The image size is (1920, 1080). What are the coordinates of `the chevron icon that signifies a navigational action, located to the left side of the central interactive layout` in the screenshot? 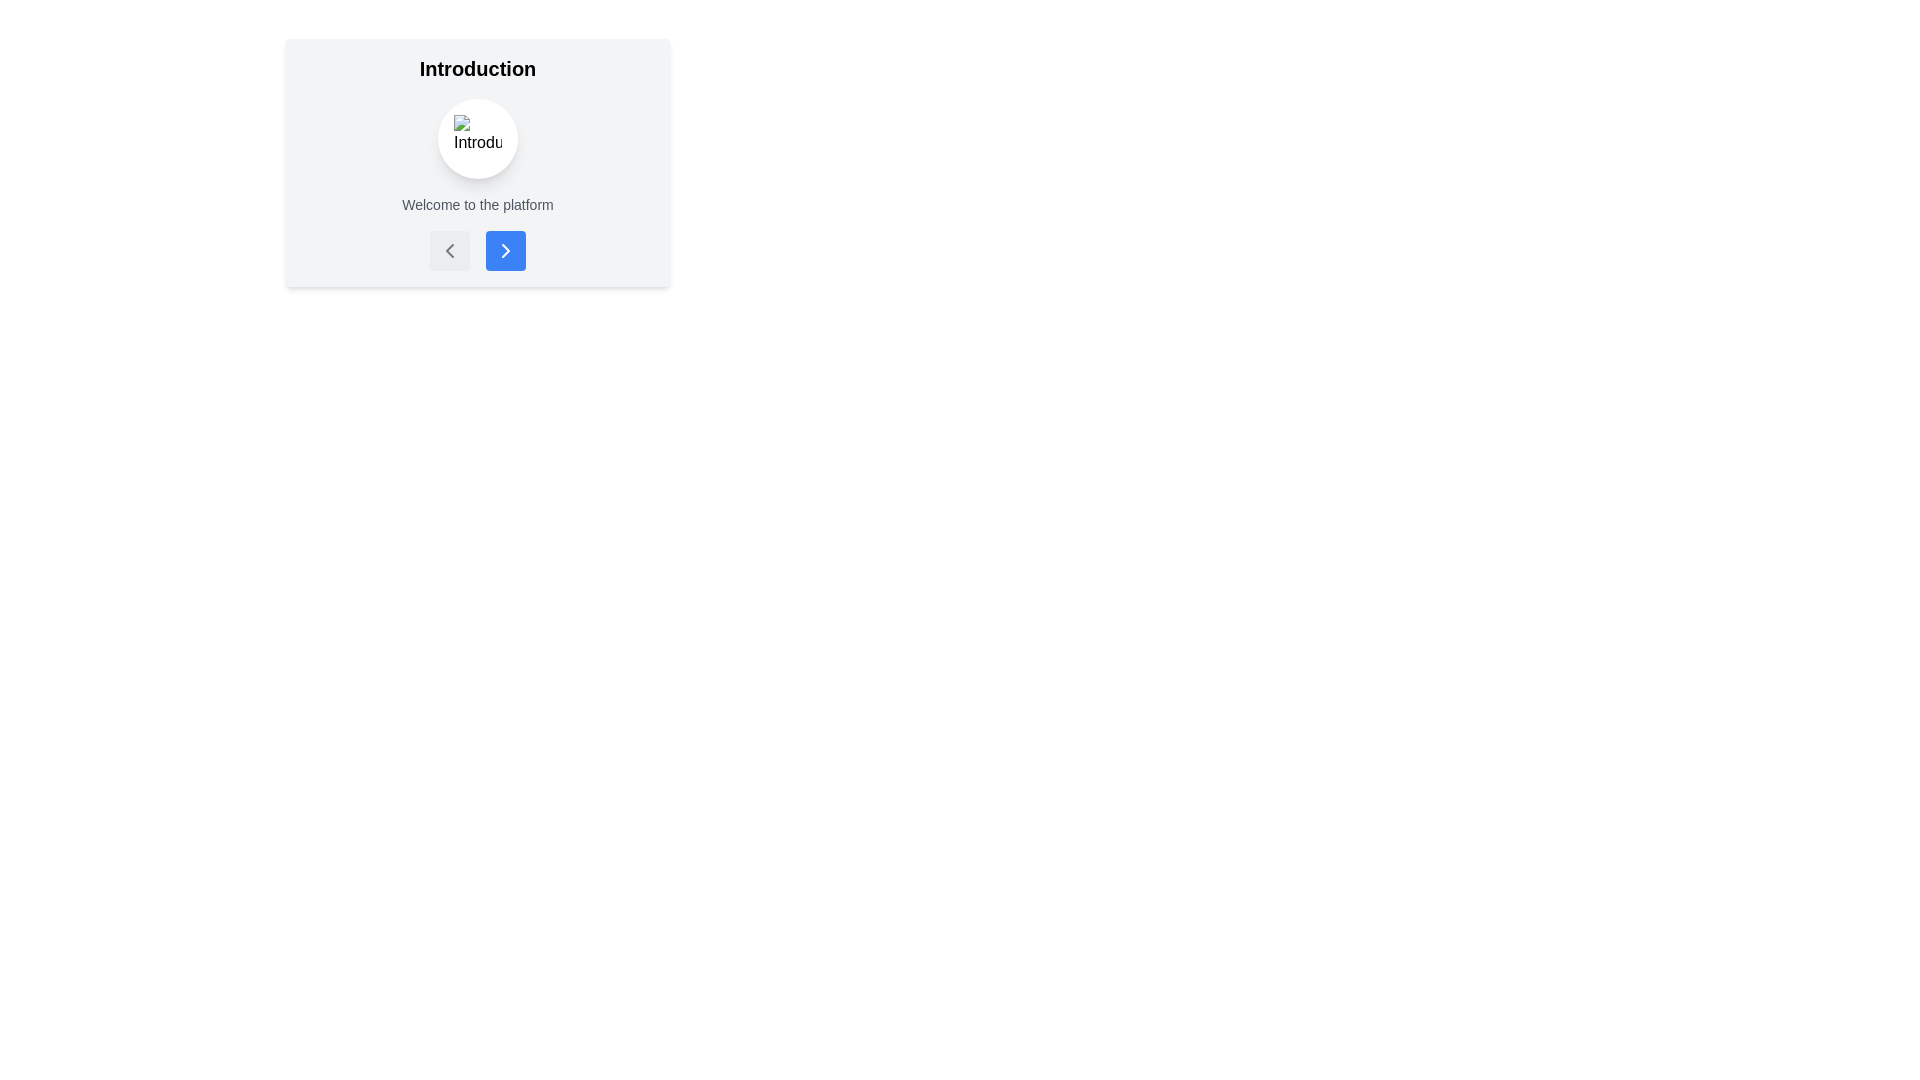 It's located at (449, 249).